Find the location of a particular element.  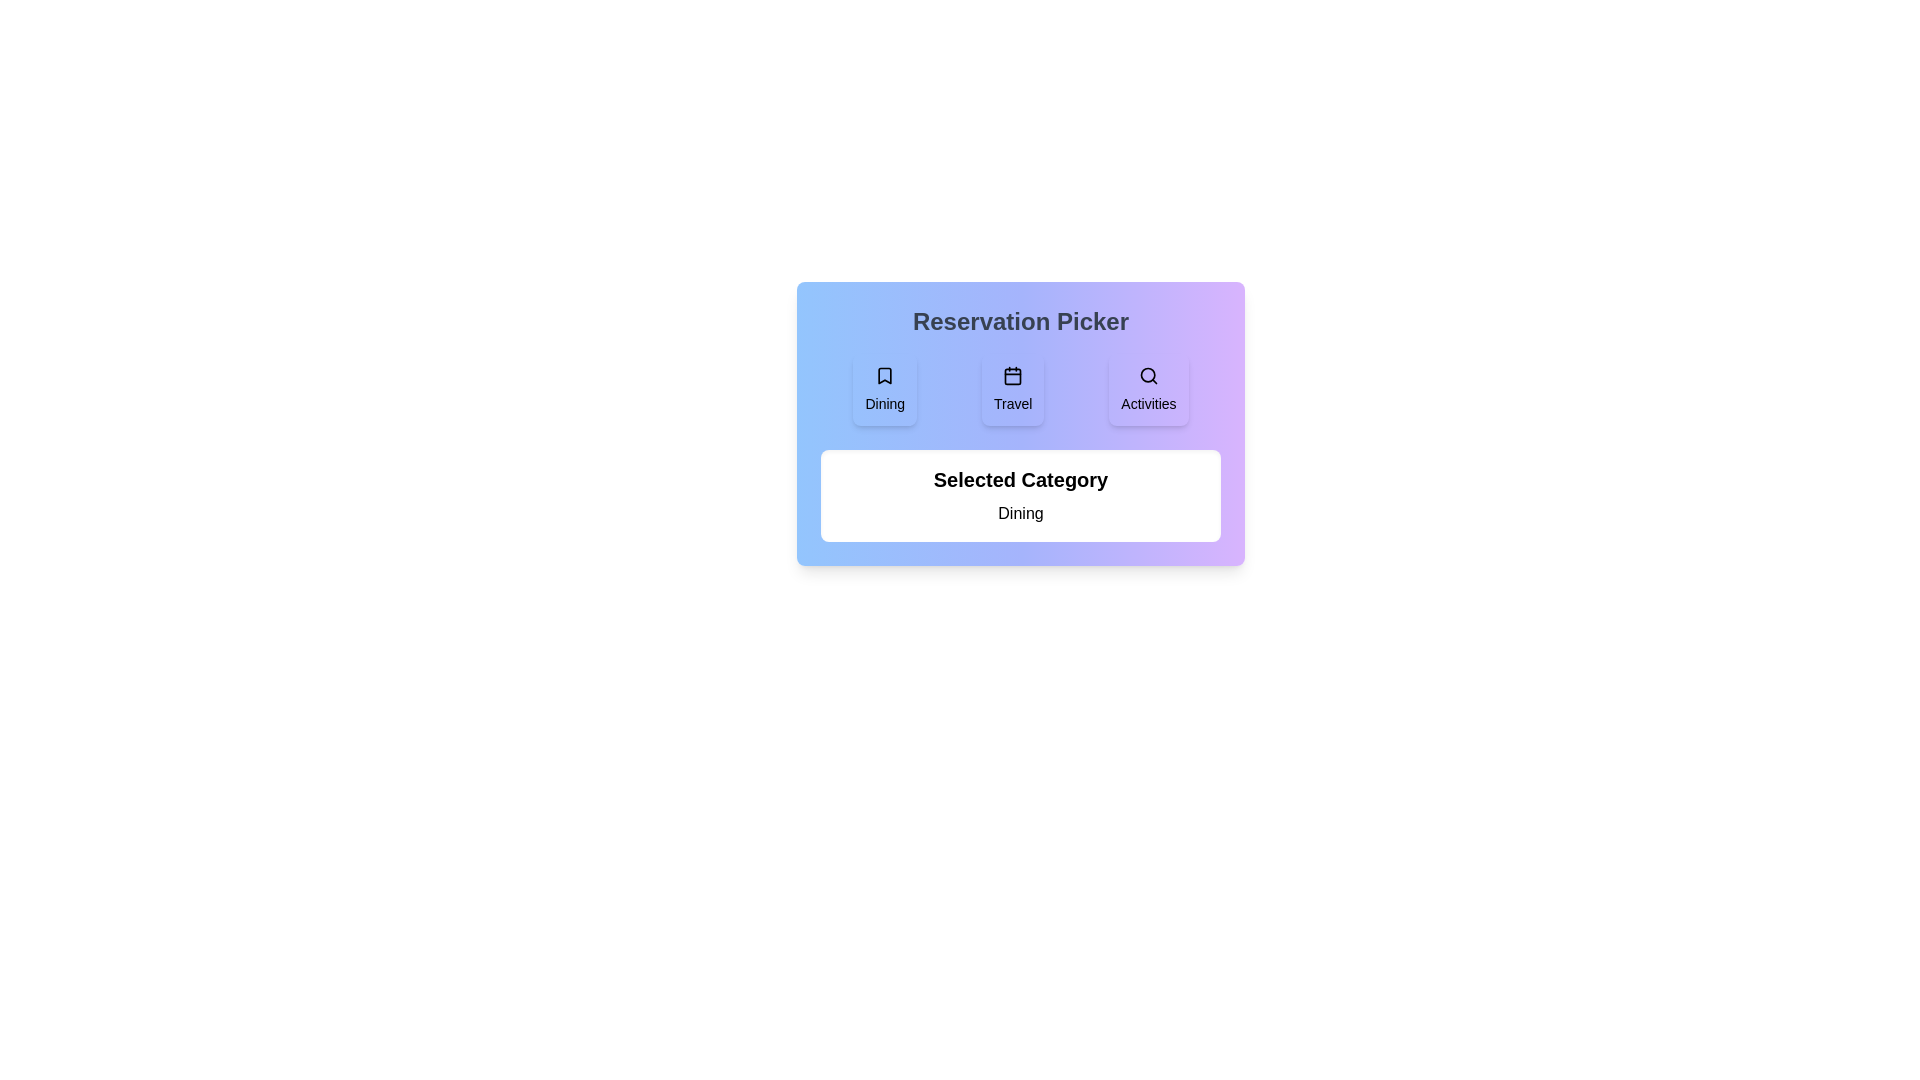

the category button labeled Dining to select it is located at coordinates (883, 389).